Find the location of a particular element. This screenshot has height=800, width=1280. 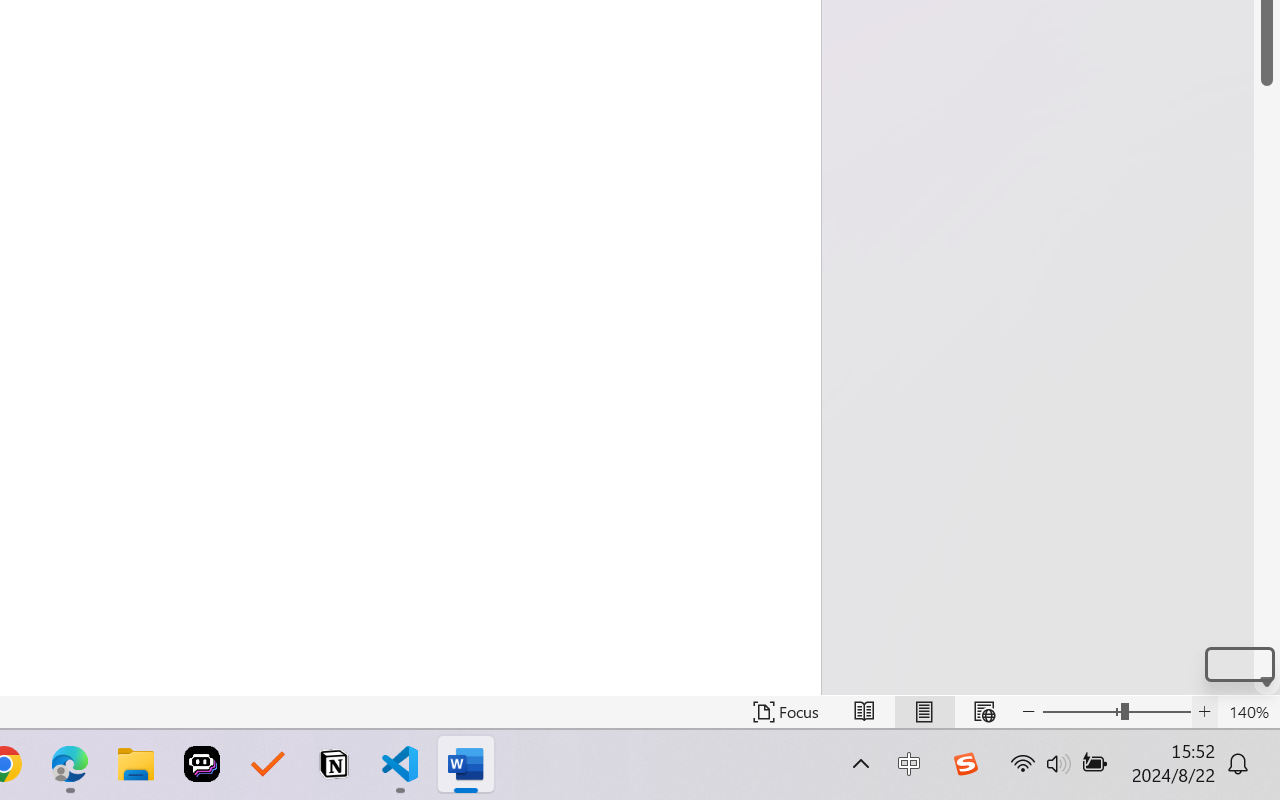

'Focus ' is located at coordinates (785, 711).